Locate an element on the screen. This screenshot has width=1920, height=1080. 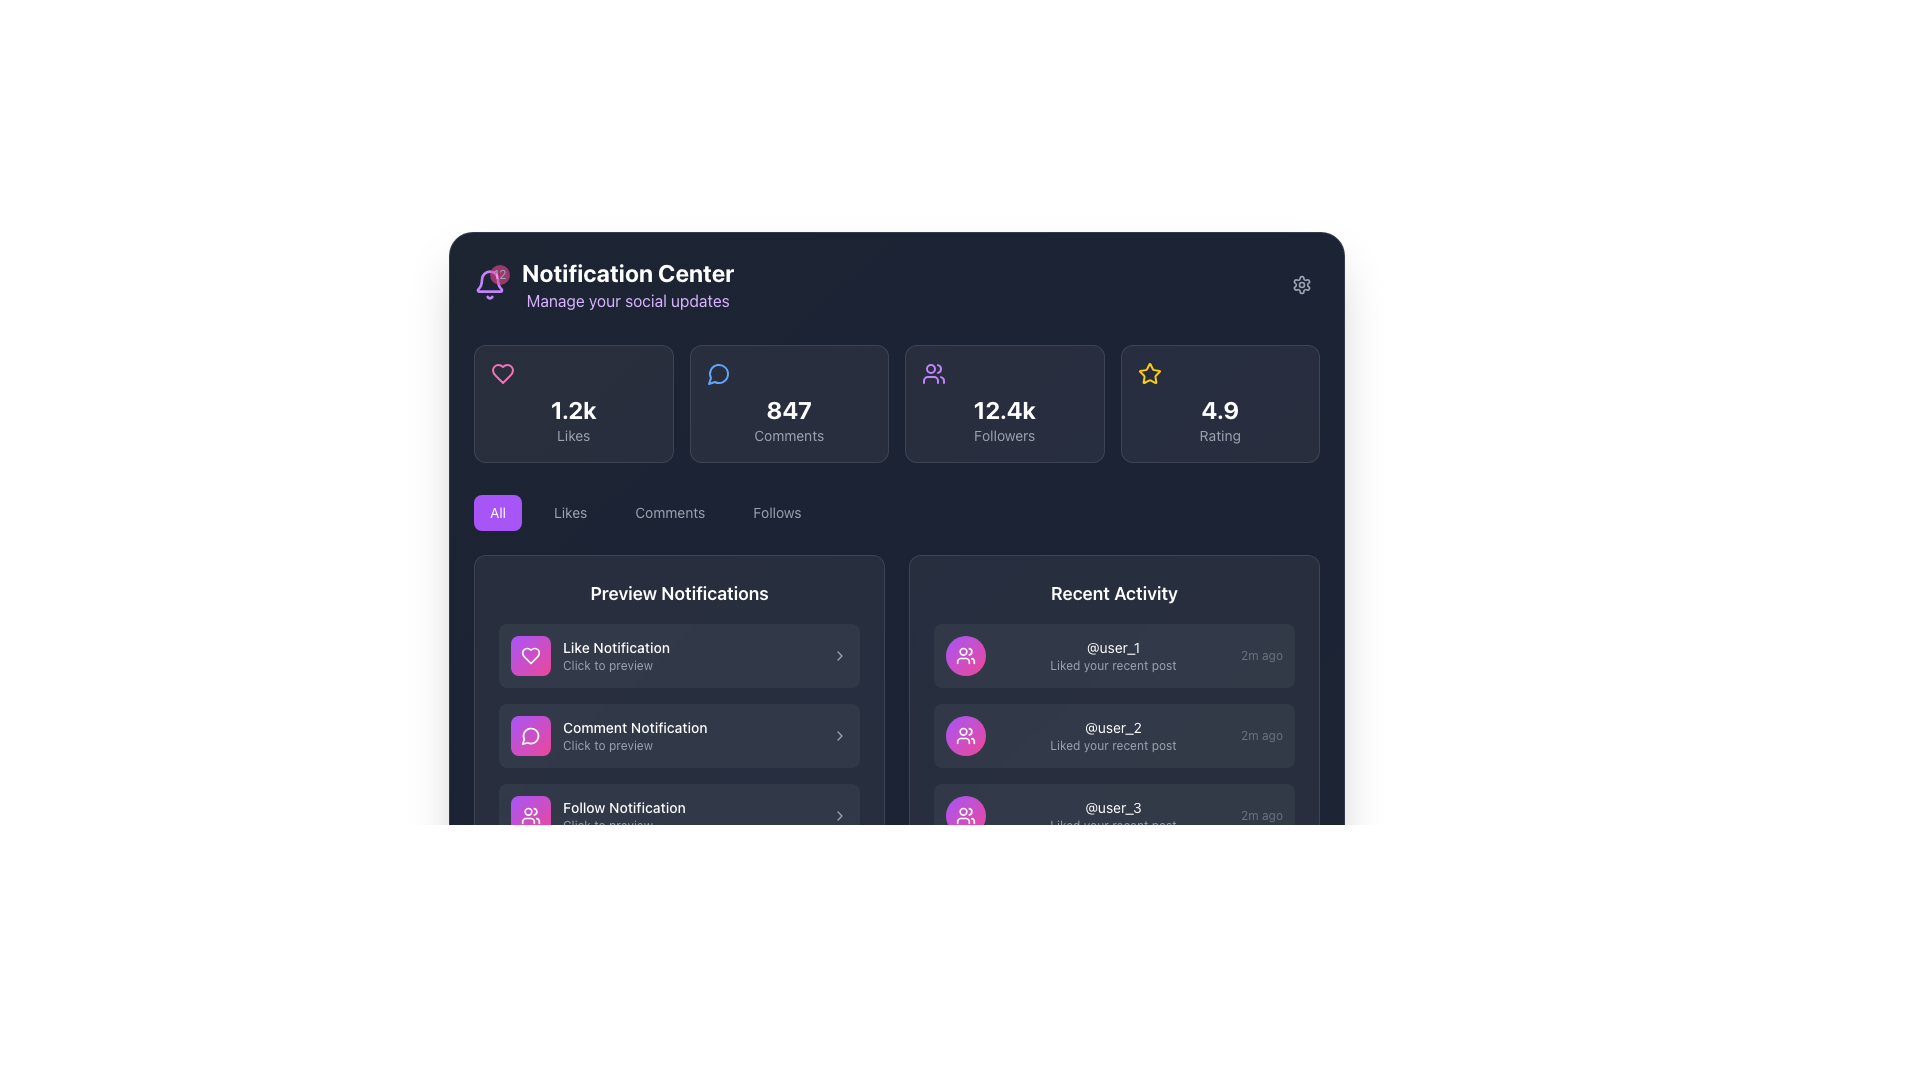
the Static Text element that displays the numerical rating value, located in the upper-right section of the interface, adjacent to other numerical data containers is located at coordinates (1219, 408).